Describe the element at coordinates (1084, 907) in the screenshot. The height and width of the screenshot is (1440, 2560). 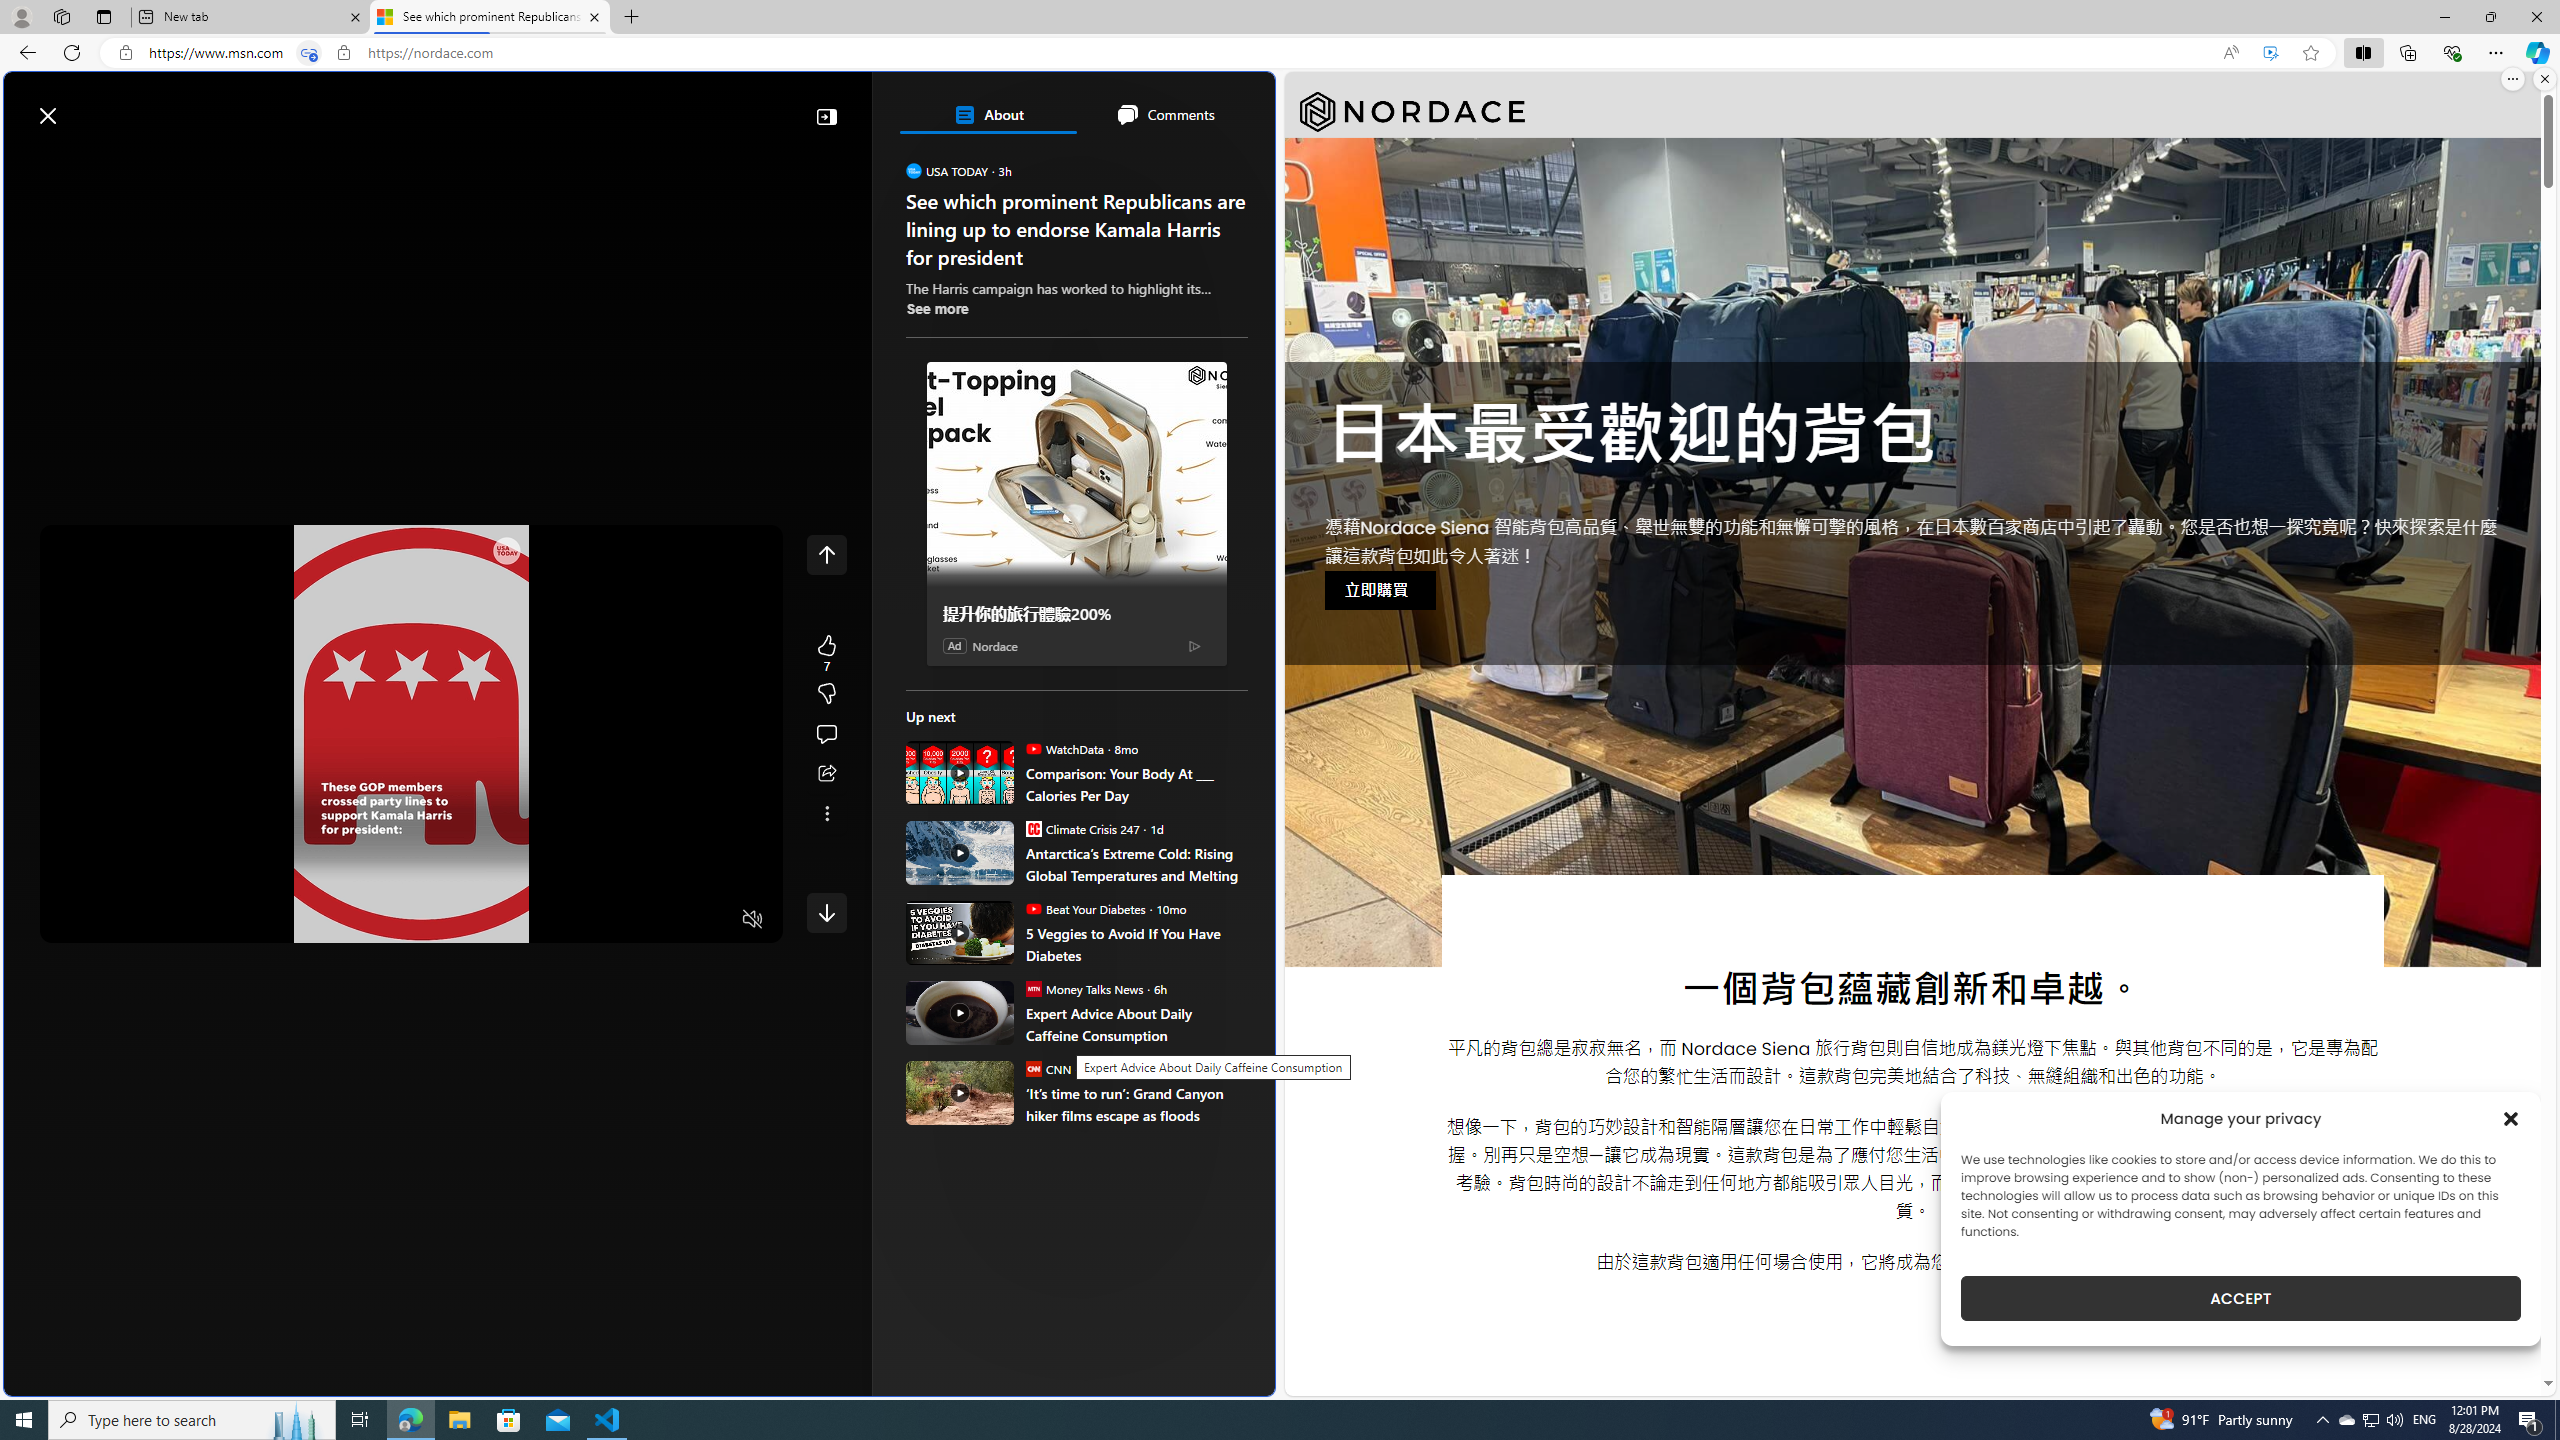
I see `'Beat Your Diabetes Beat Your Diabetes'` at that location.